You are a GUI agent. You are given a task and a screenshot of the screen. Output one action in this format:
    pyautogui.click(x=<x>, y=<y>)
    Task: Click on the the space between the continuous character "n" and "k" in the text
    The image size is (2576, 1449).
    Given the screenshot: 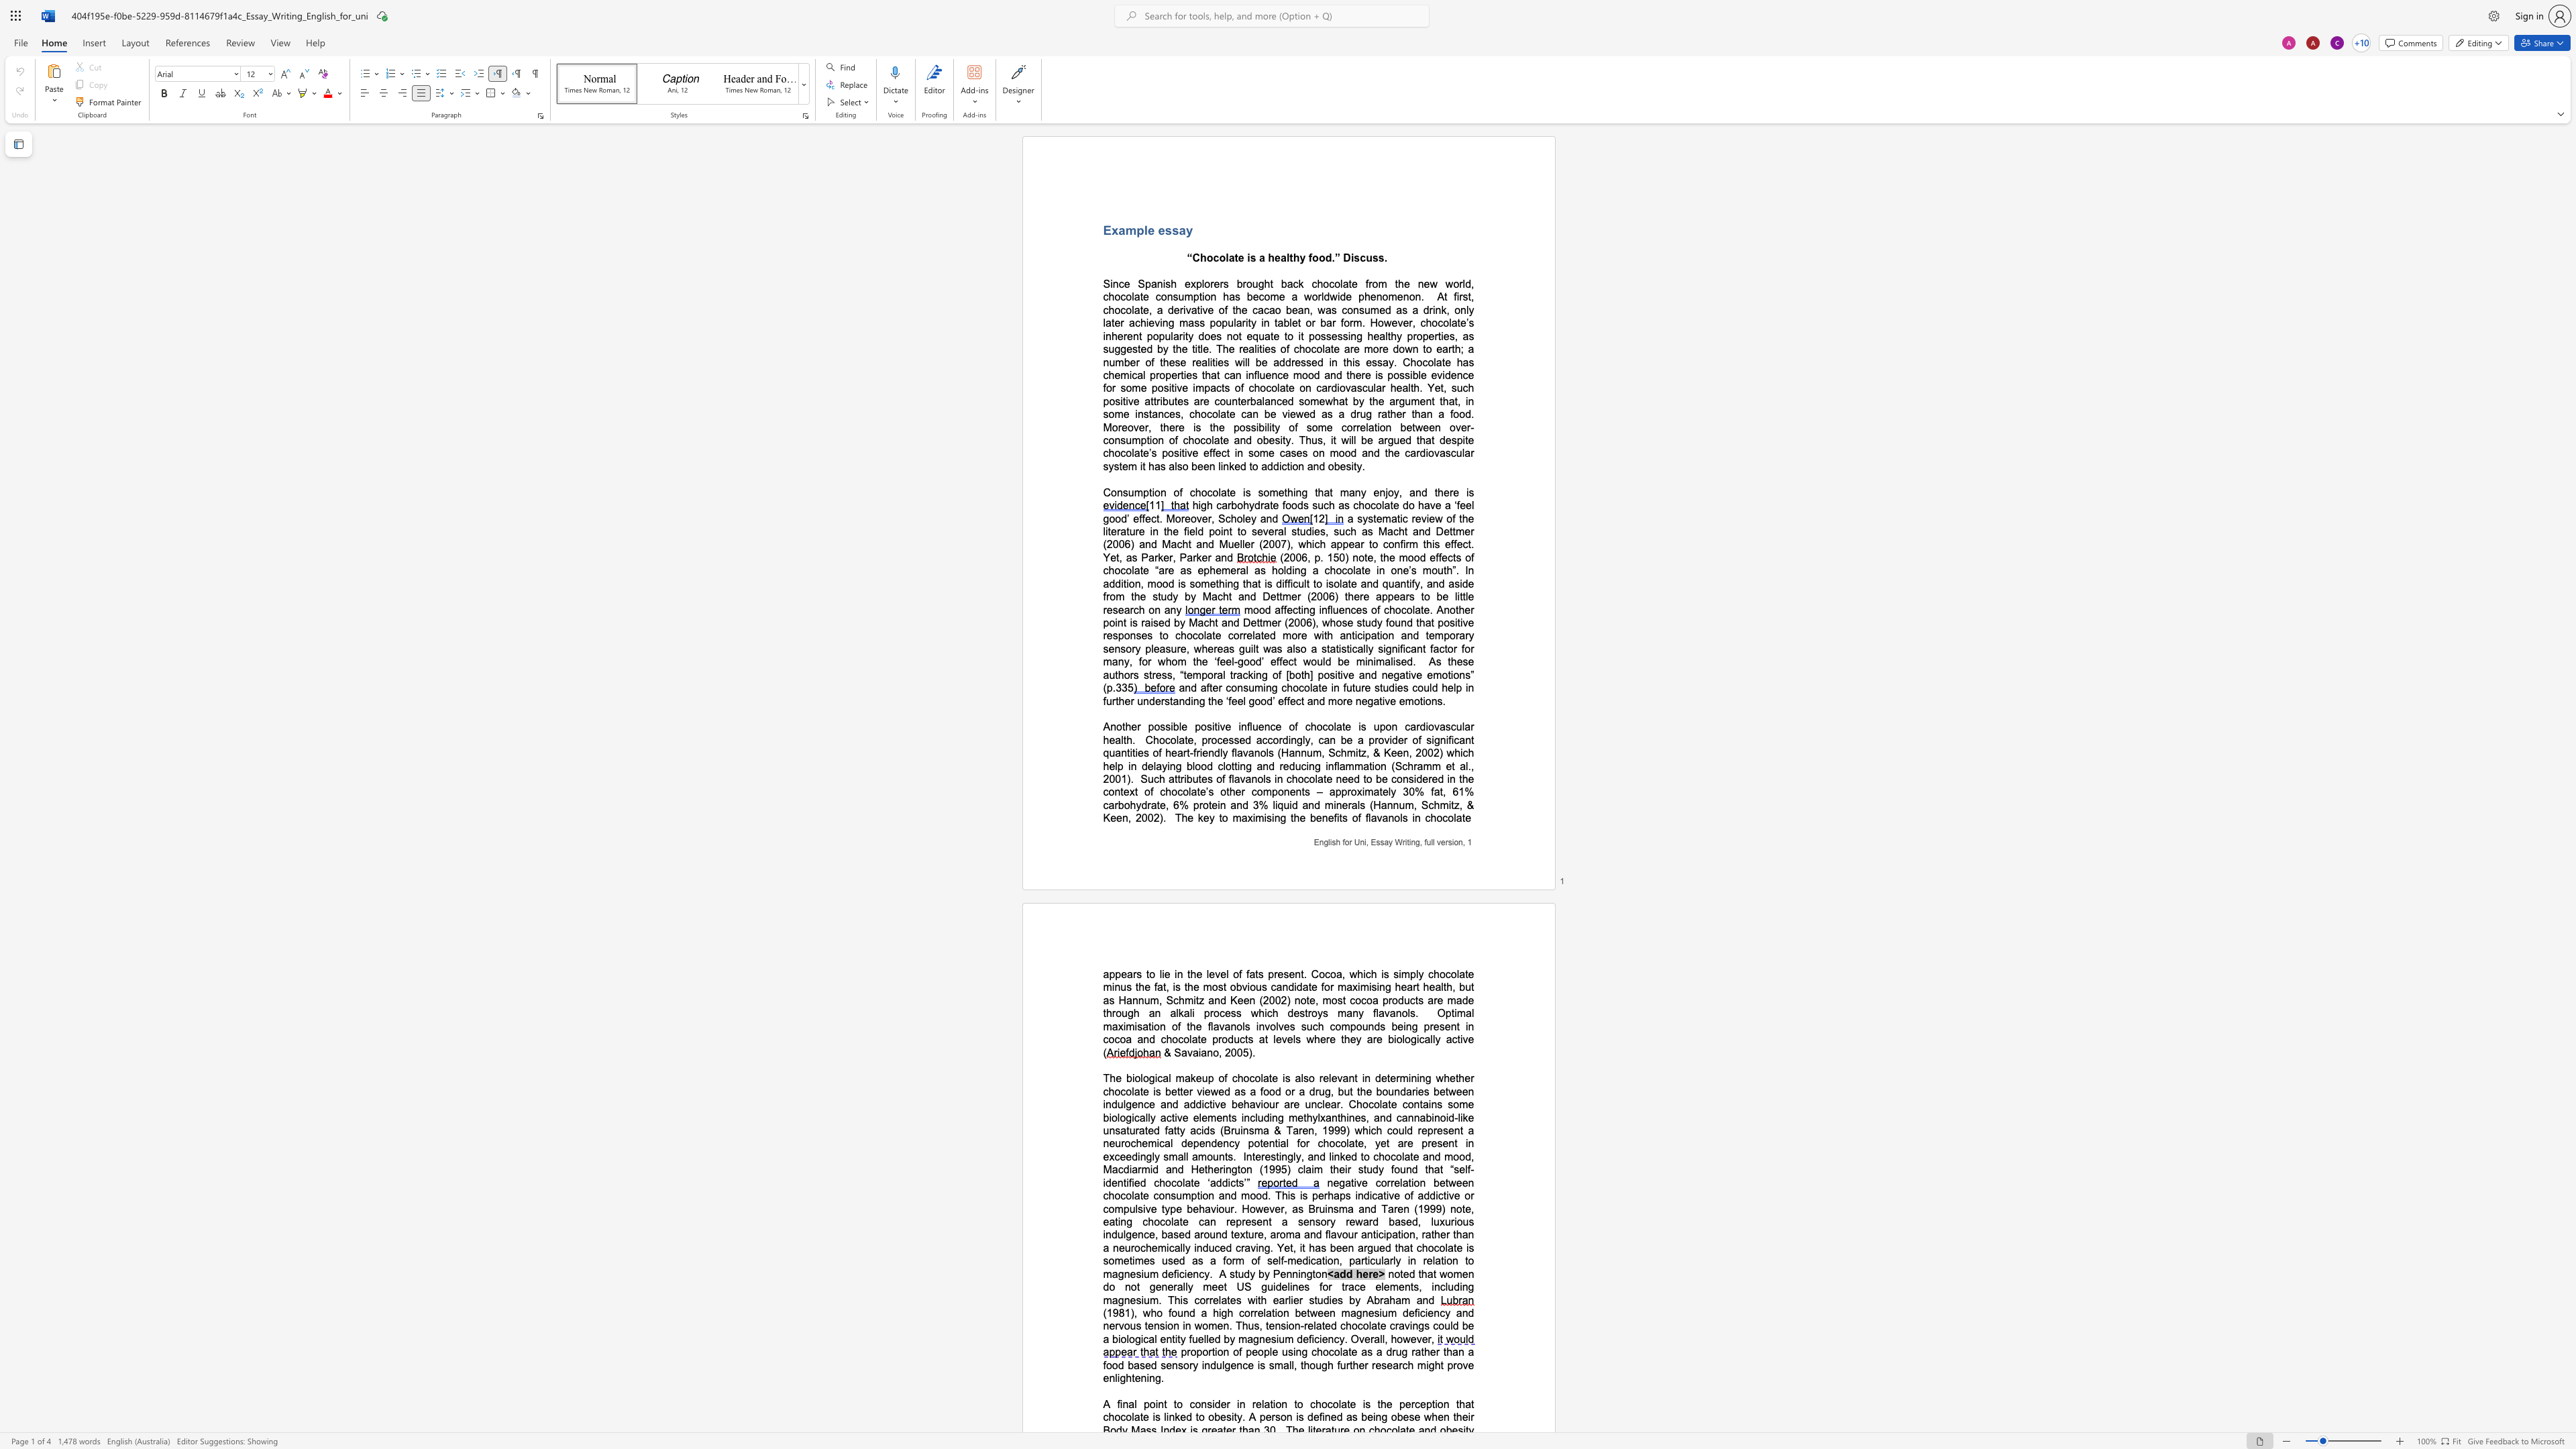 What is the action you would take?
    pyautogui.click(x=1228, y=466)
    